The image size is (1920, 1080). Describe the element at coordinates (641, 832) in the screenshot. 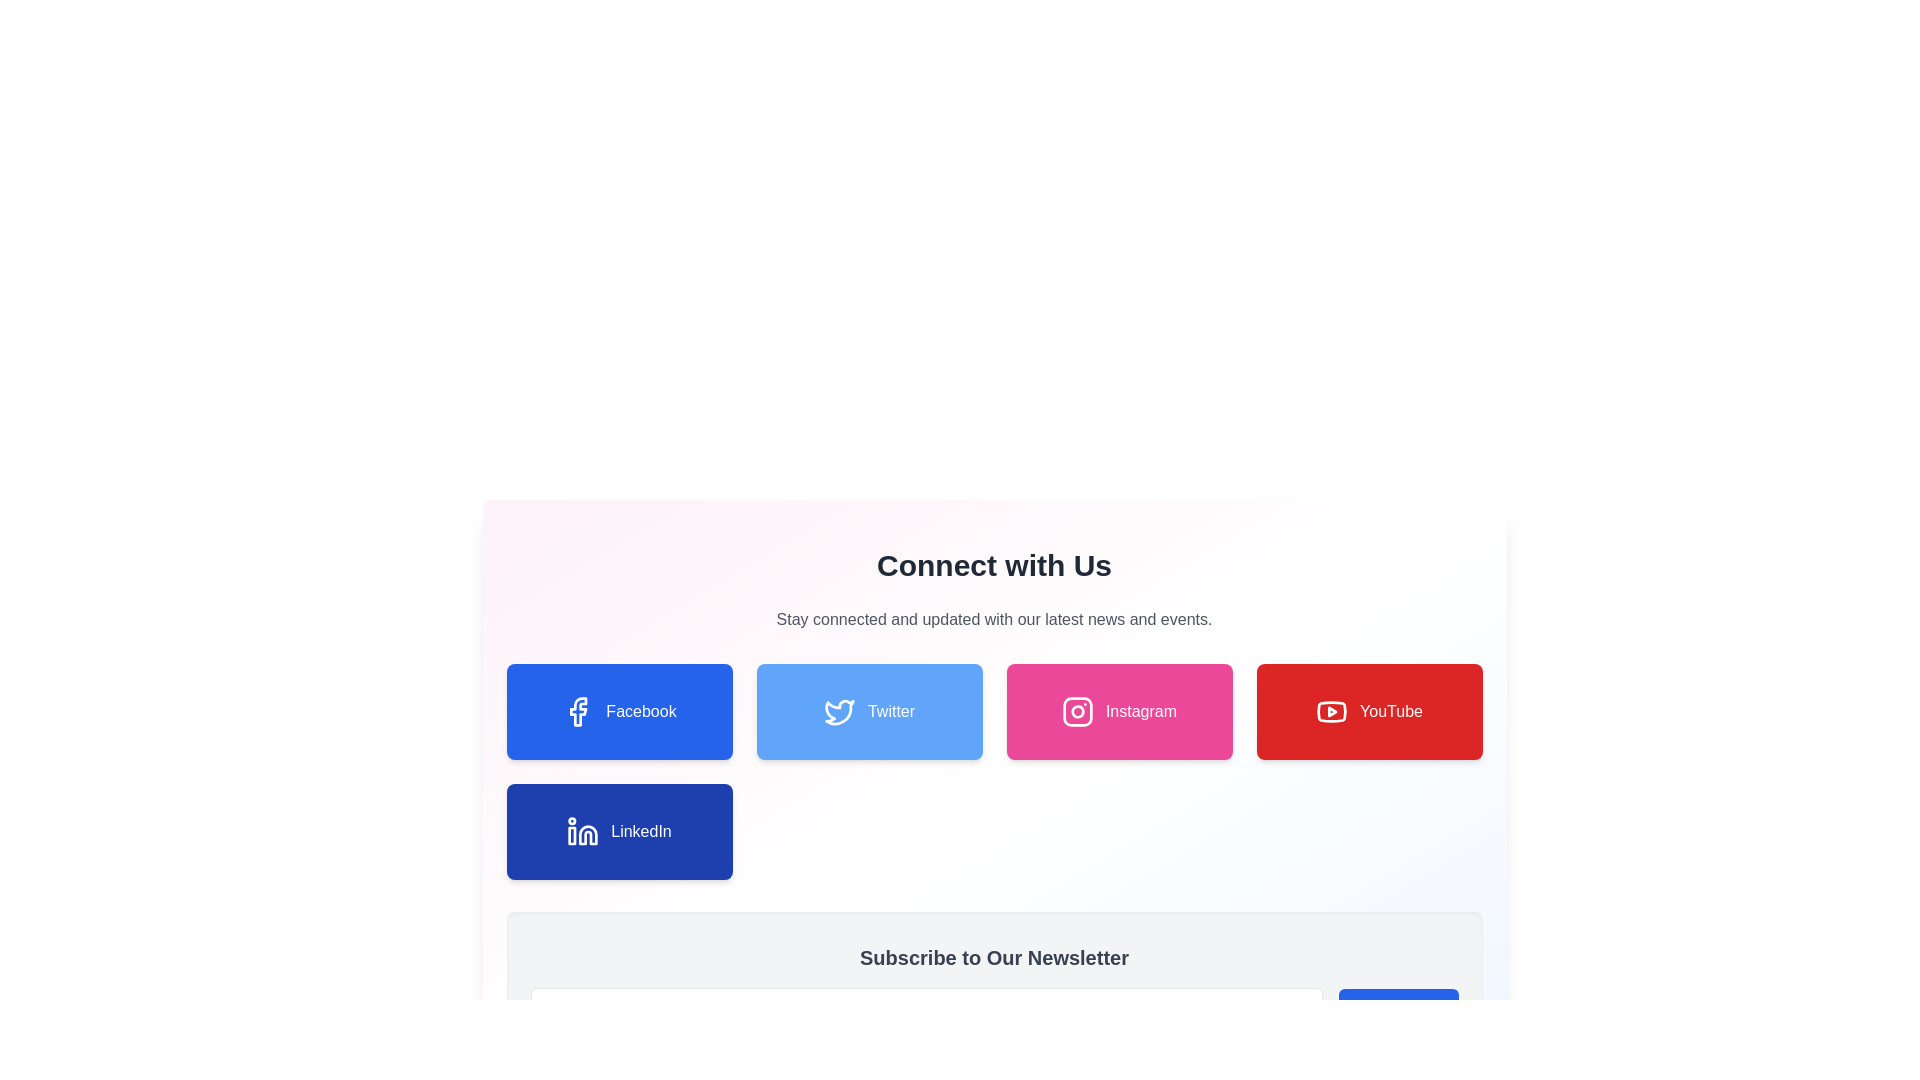

I see `the button associated with the LinkedIn text label located in the bottom left section of the grid` at that location.